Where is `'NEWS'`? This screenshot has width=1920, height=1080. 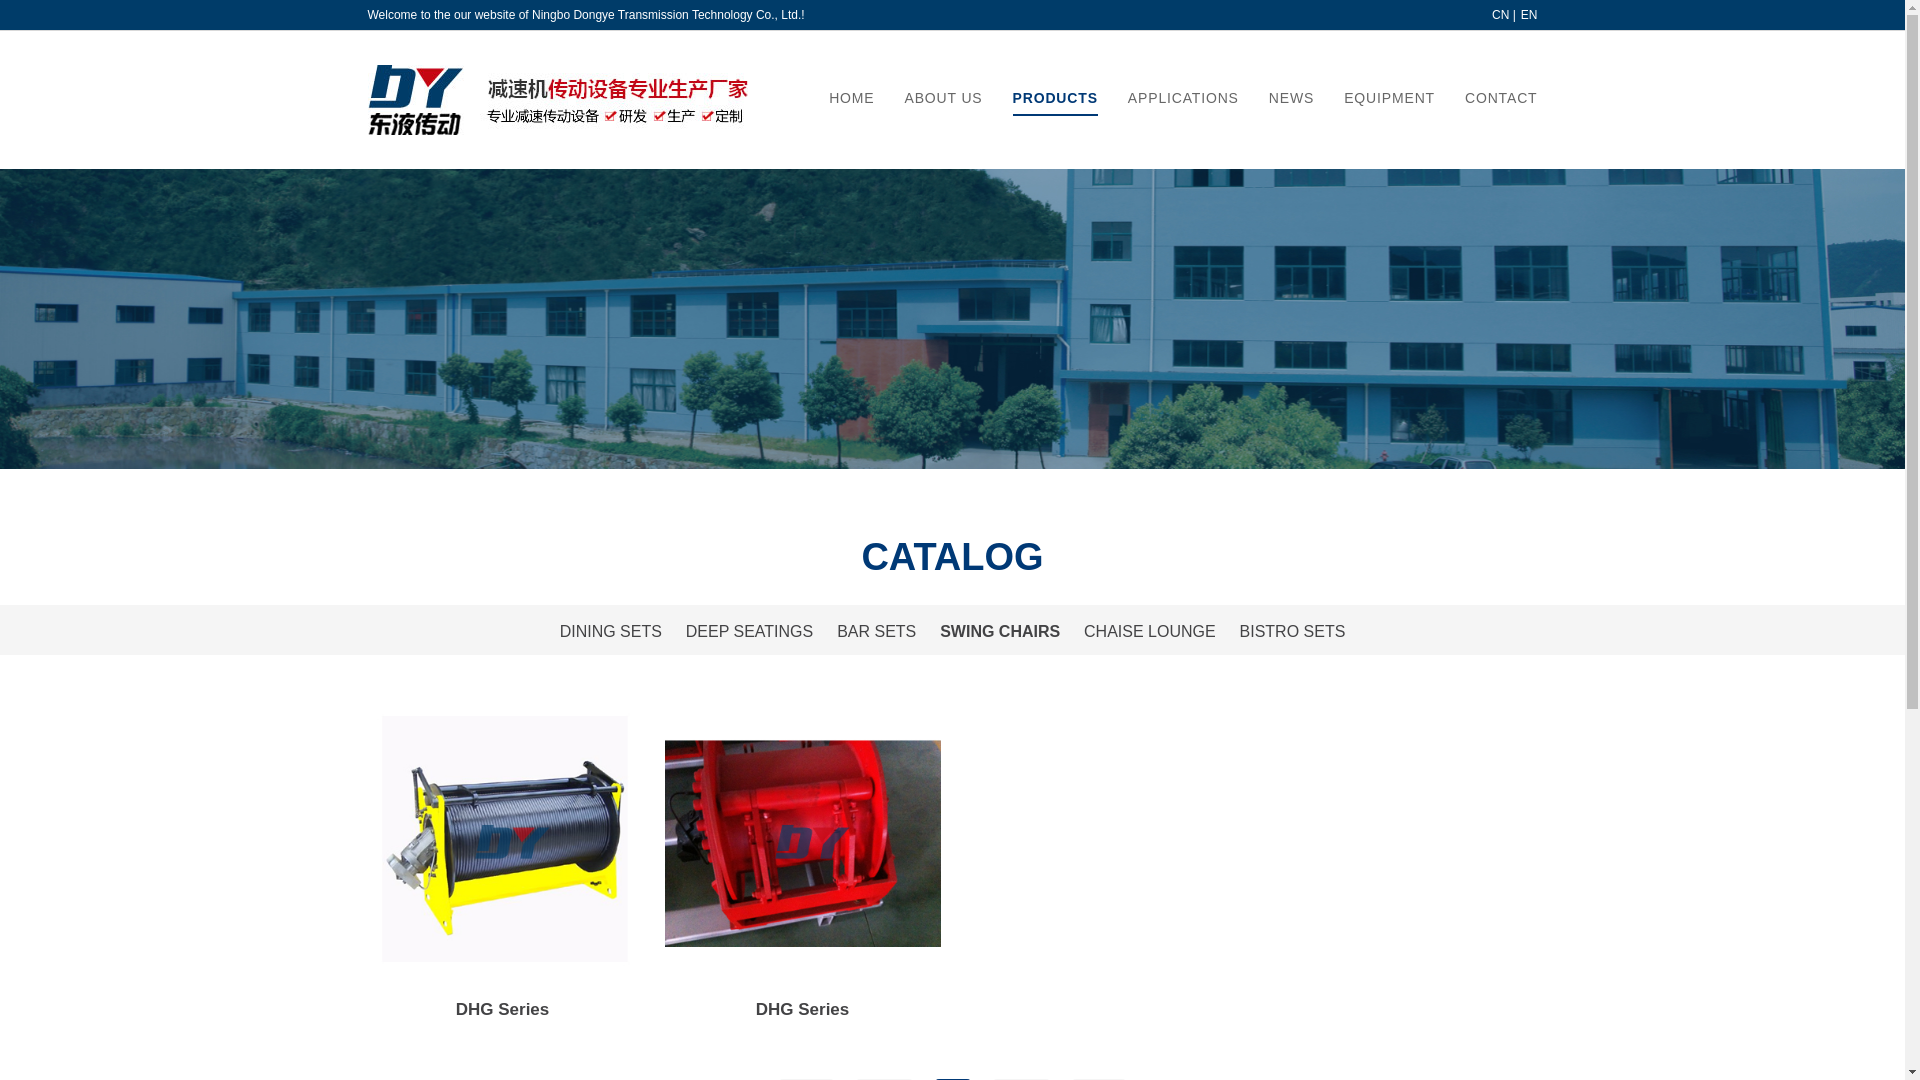
'NEWS' is located at coordinates (1291, 97).